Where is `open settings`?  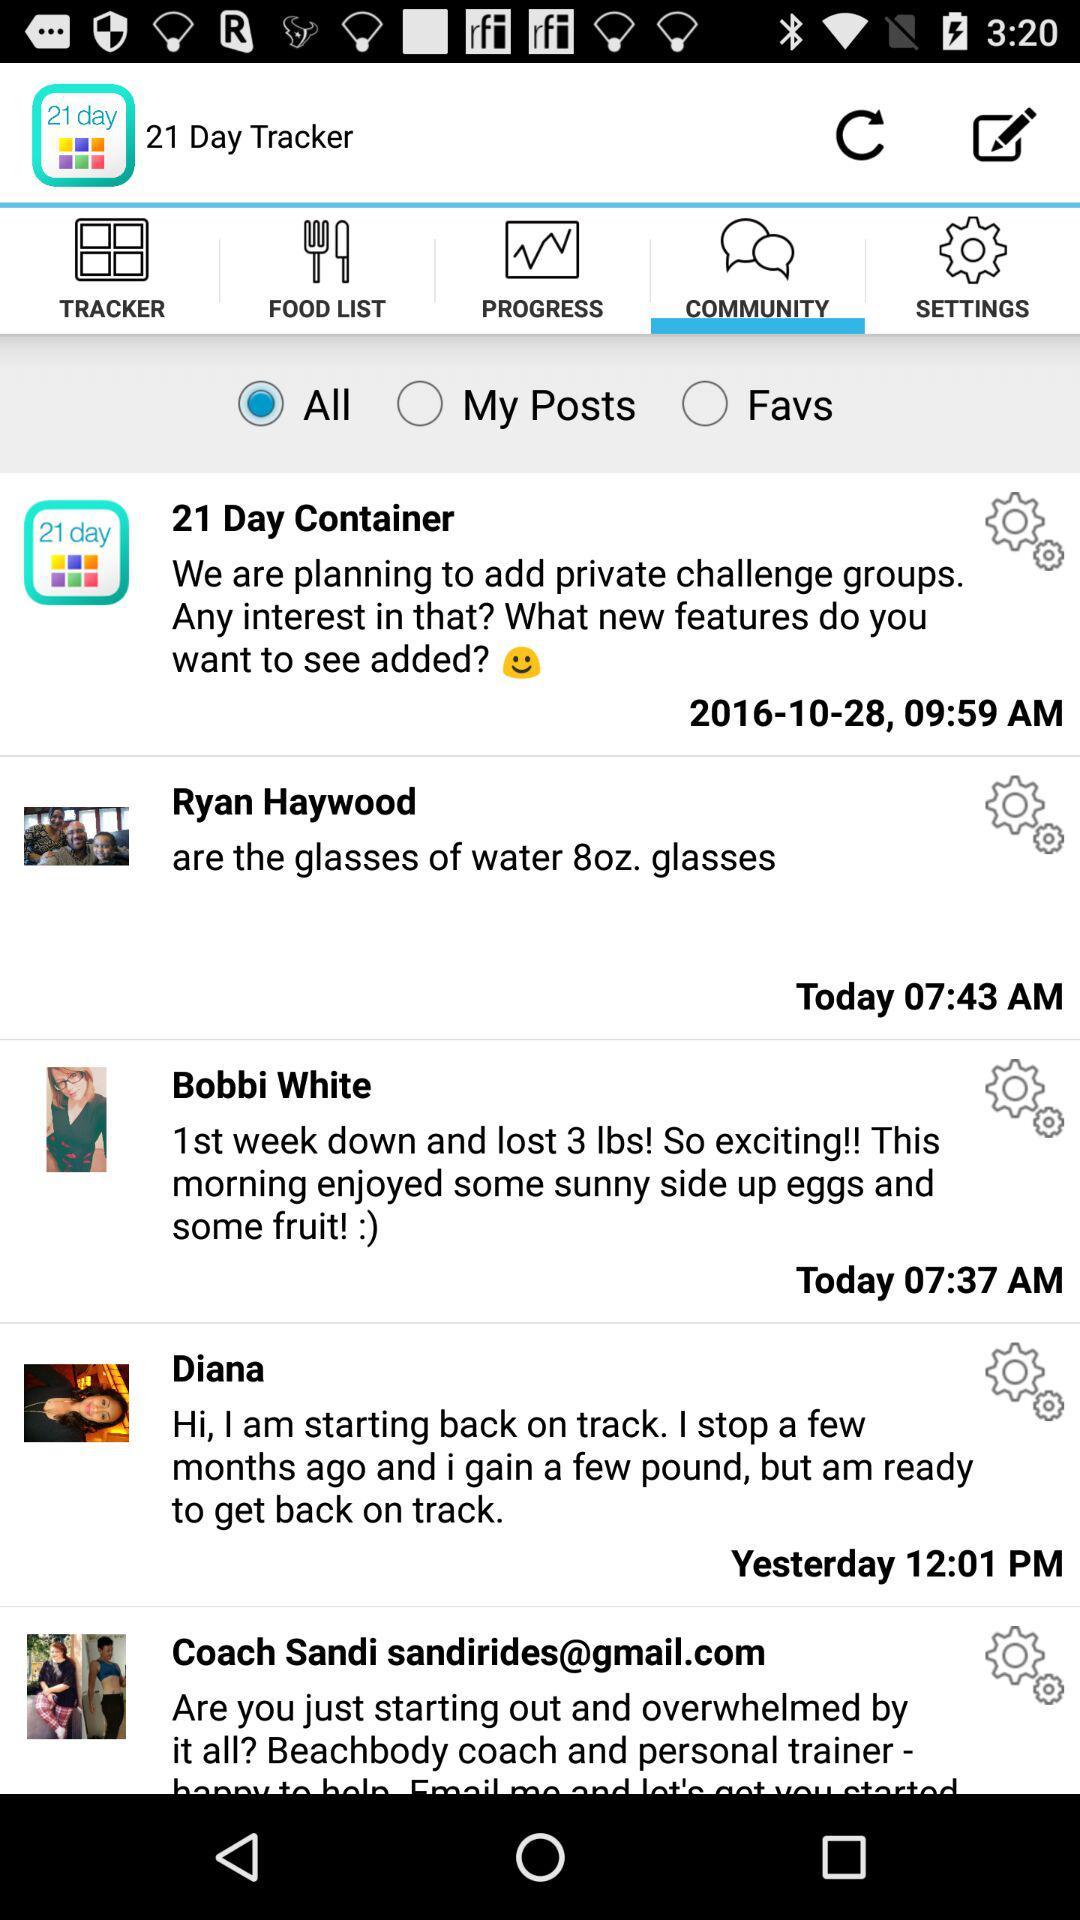
open settings is located at coordinates (1024, 1380).